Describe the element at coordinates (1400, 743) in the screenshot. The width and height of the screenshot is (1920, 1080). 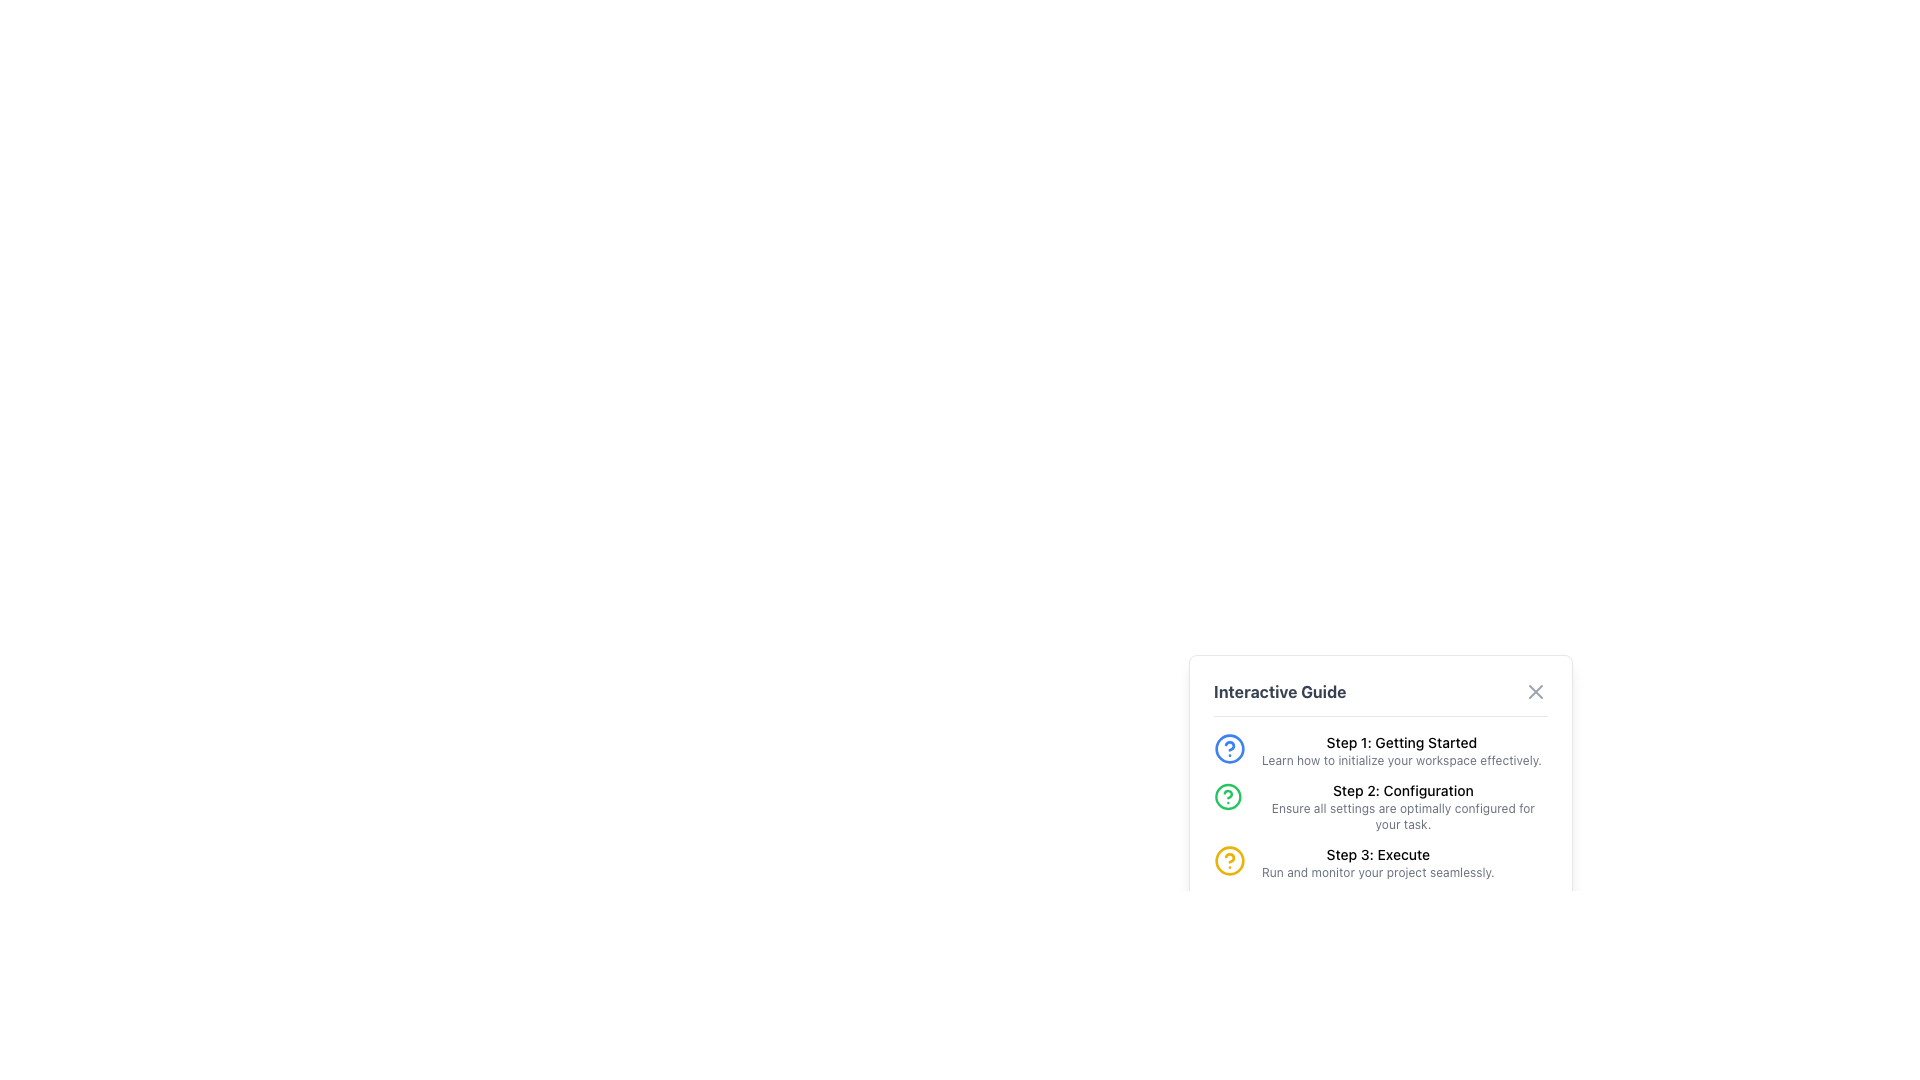
I see `the Text Label that serves as the heading for the Interactive Guide panel, located at the top-middle side of the content area, above the text 'Learn how to initialize your workspace effectively.'` at that location.